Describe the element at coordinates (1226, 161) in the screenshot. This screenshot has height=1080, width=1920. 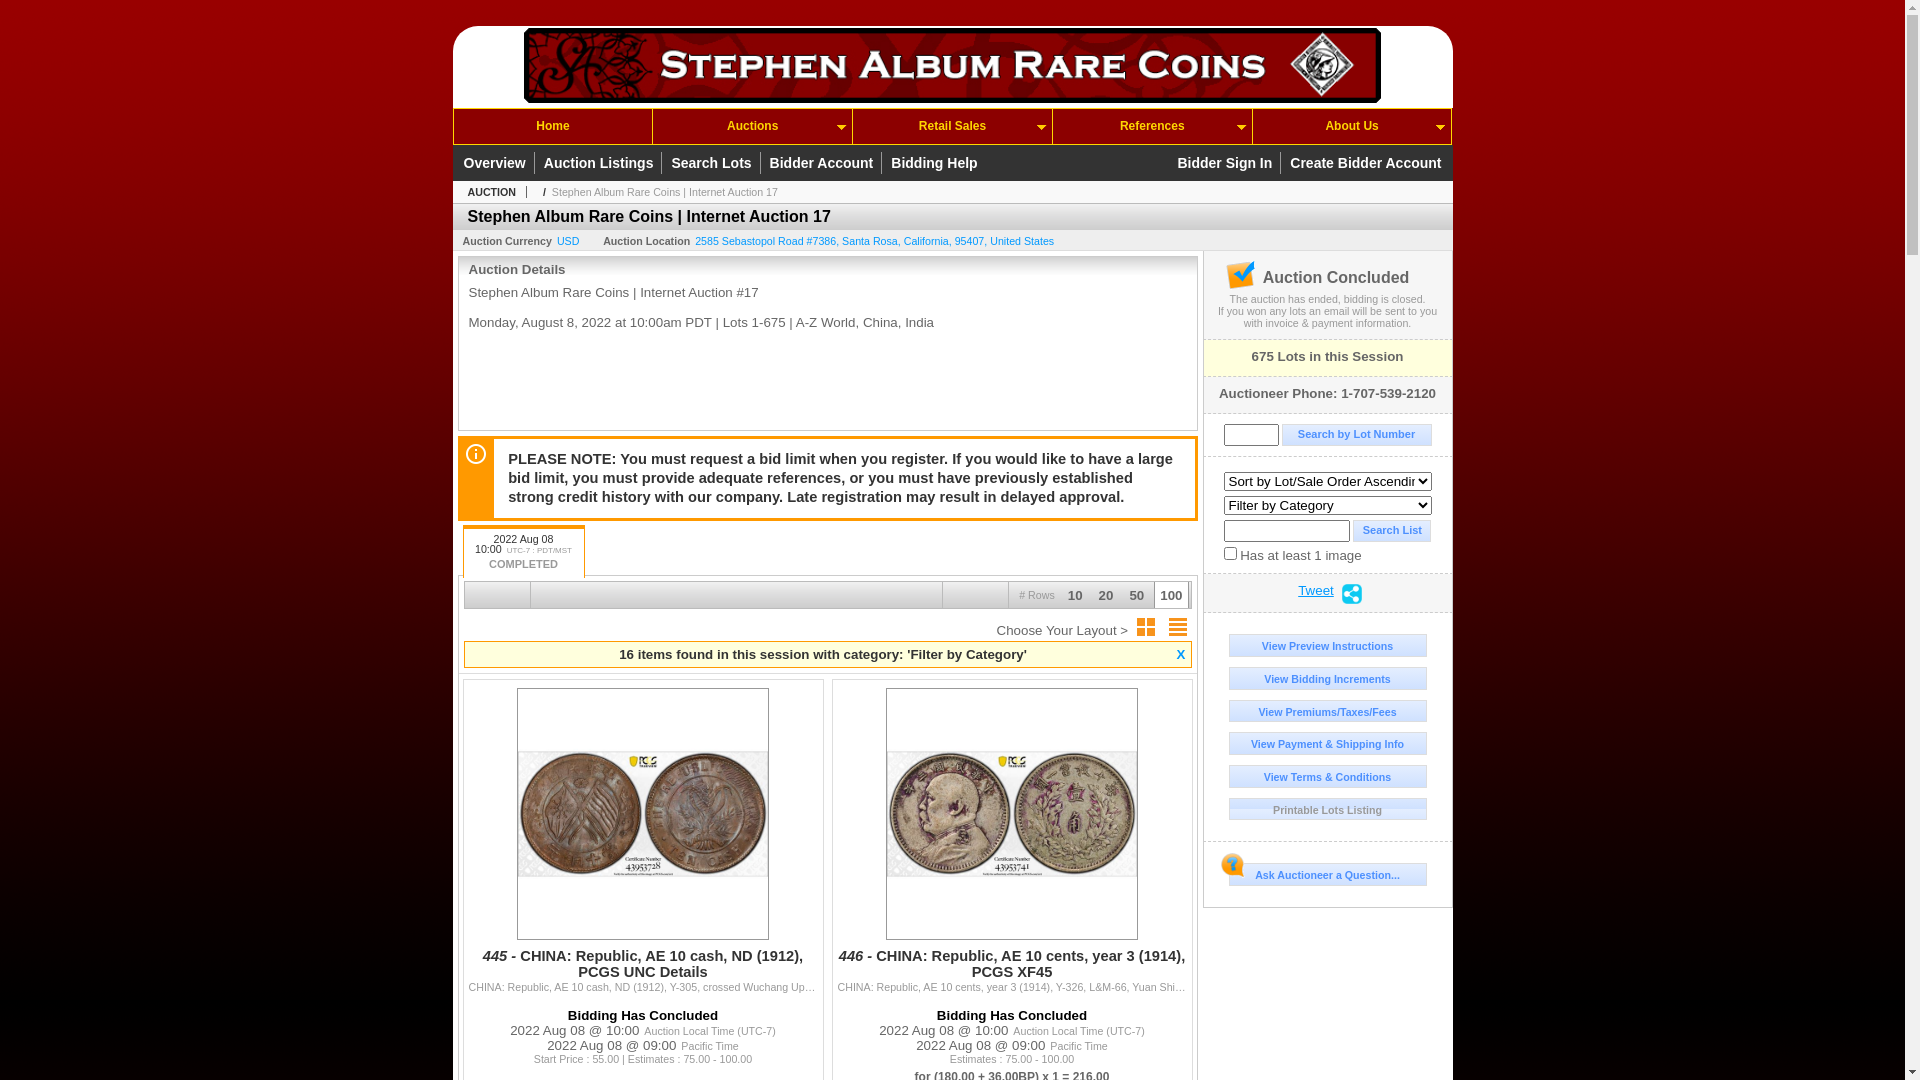
I see `'Bidder Sign In'` at that location.